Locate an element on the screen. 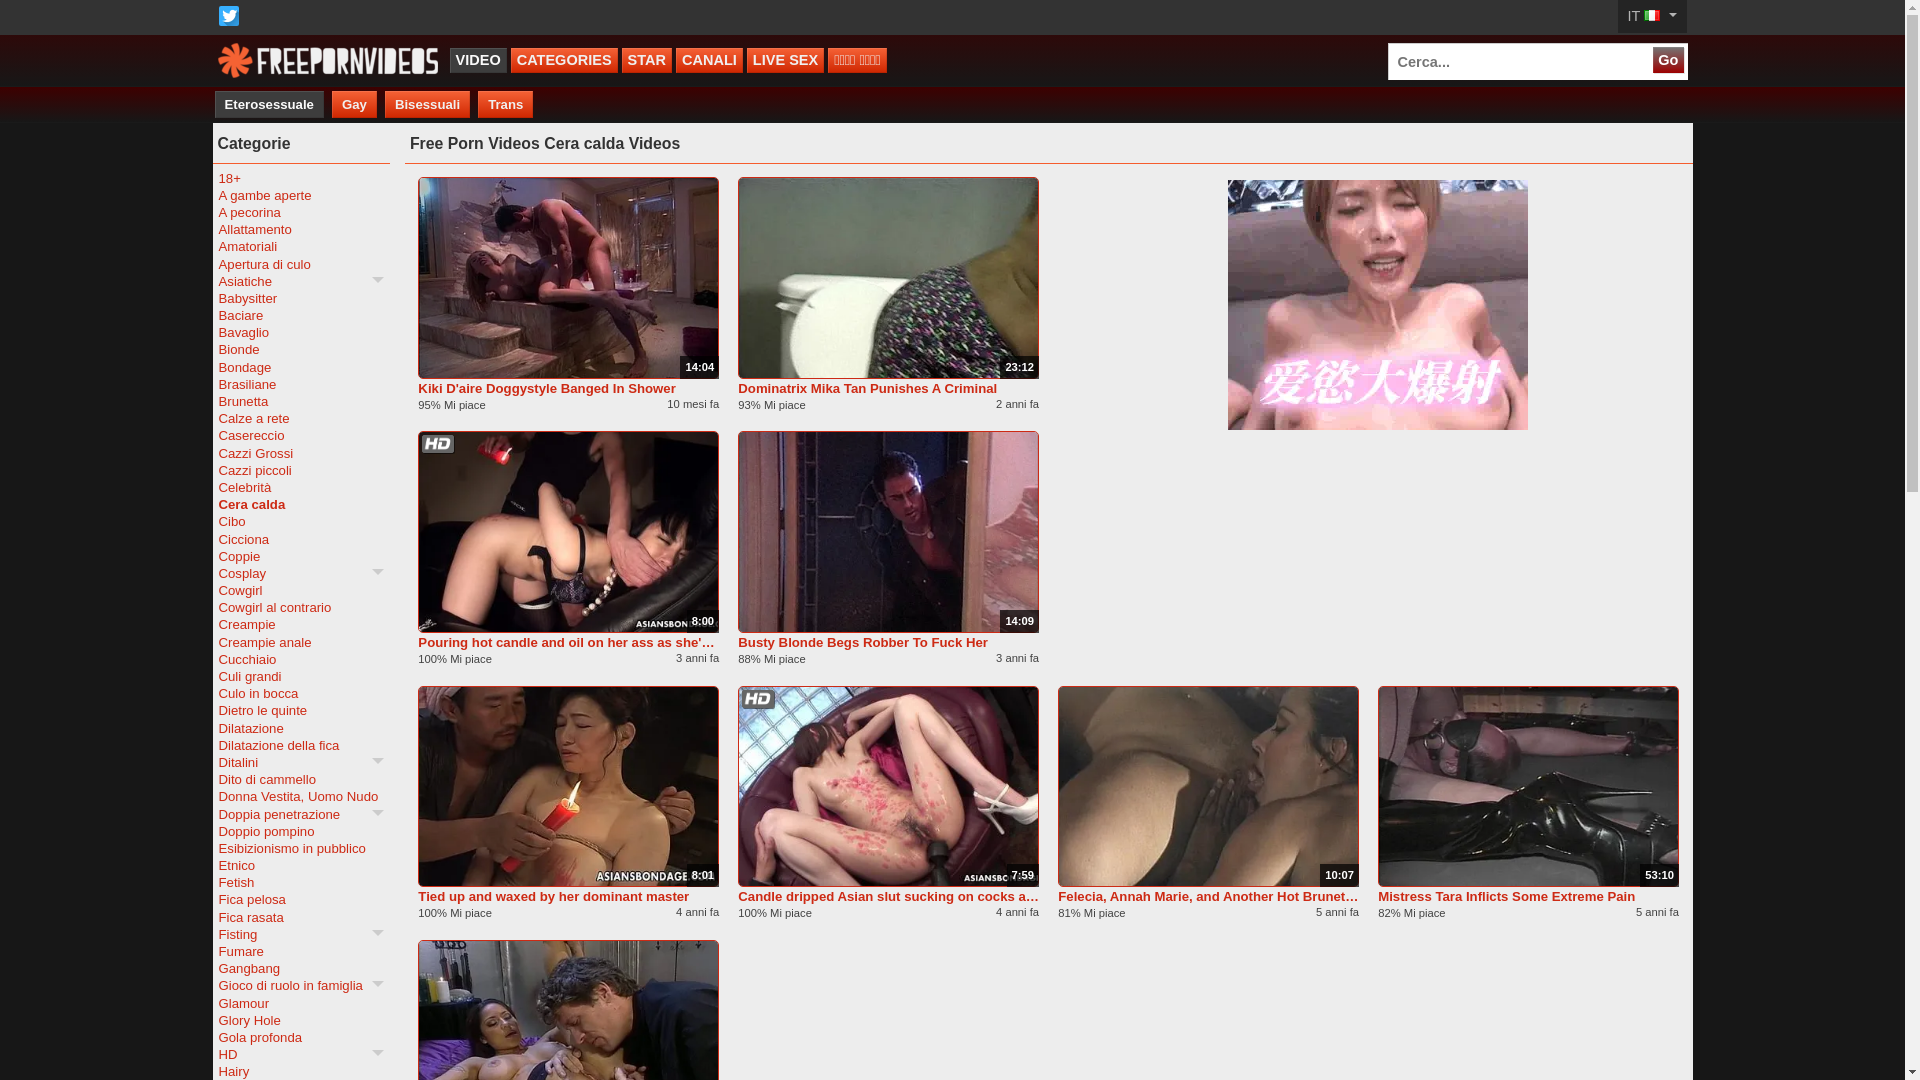 The image size is (1920, 1080). 'Pouring hot candle and oil on her ass as she's fucked' is located at coordinates (567, 642).